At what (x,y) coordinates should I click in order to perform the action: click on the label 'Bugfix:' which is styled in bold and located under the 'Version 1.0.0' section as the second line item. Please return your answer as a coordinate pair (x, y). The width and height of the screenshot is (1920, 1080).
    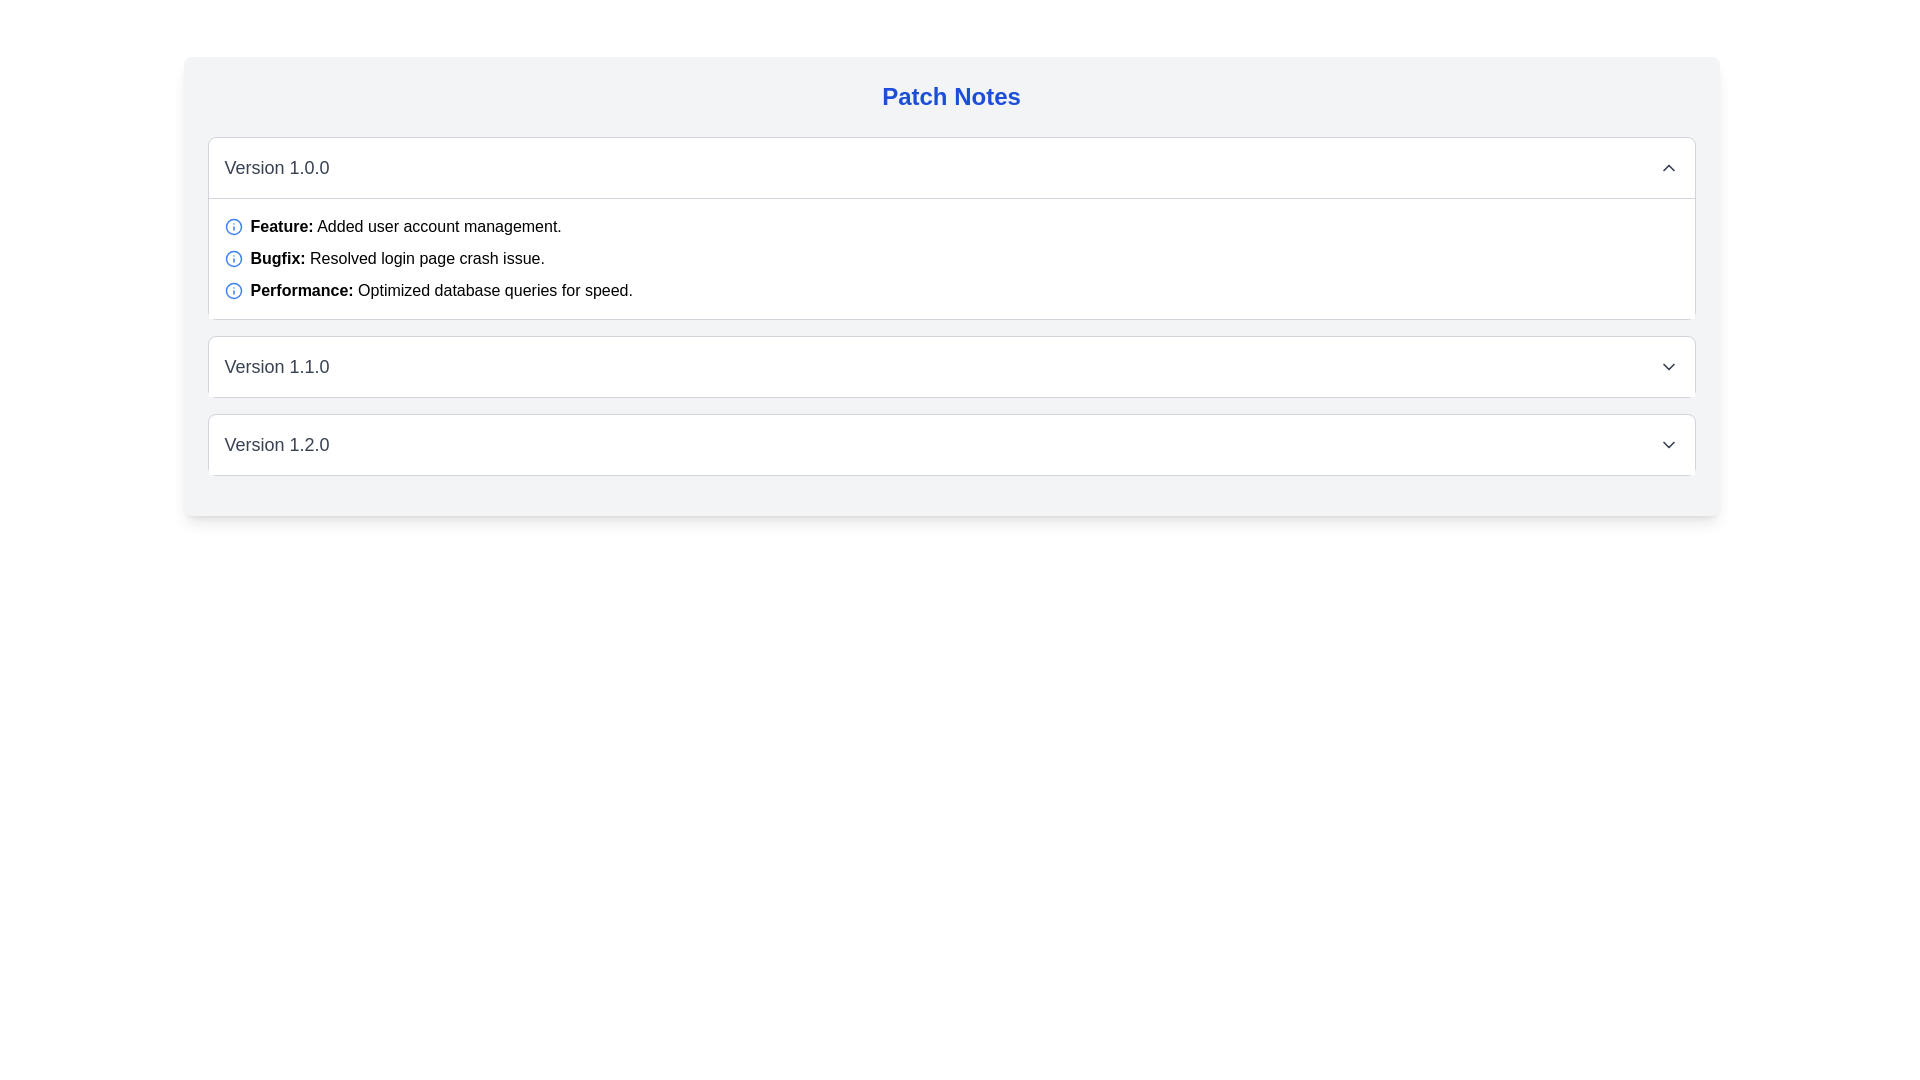
    Looking at the image, I should click on (277, 257).